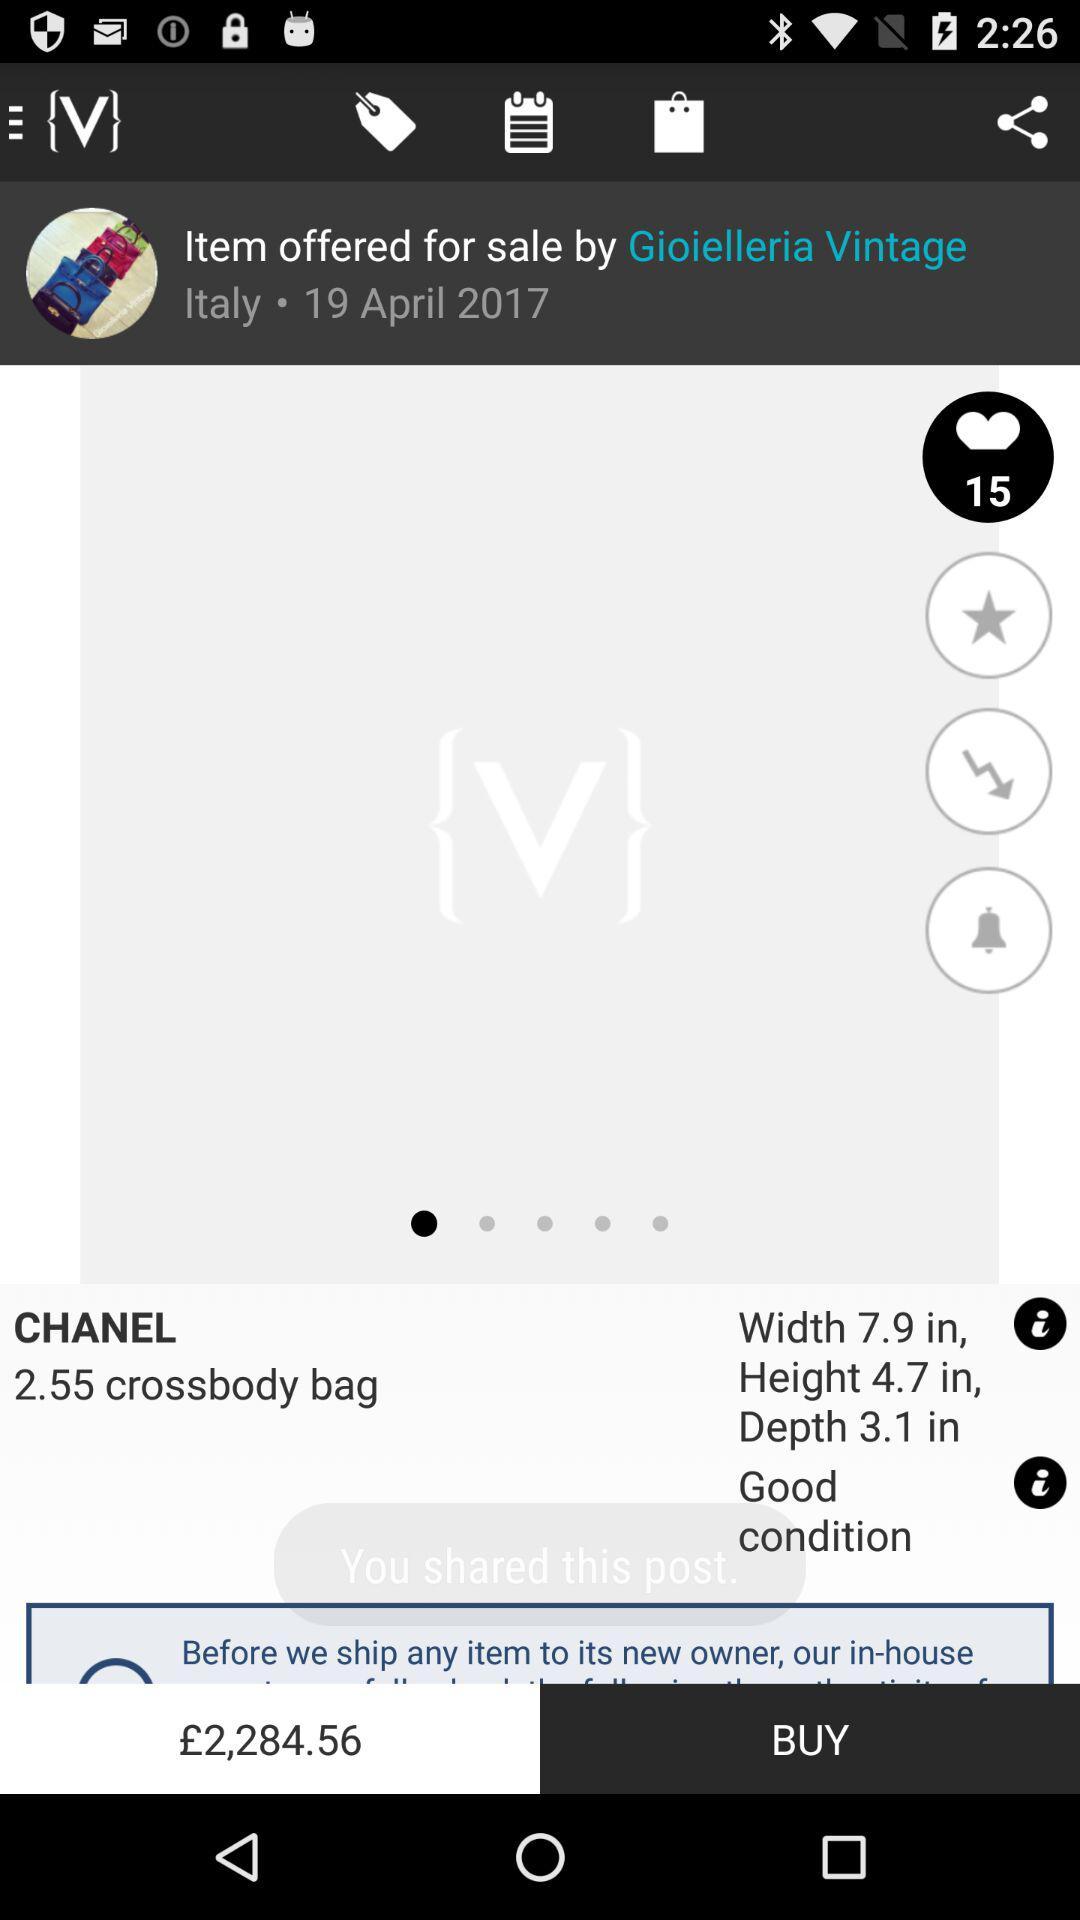 This screenshot has height=1920, width=1080. I want to click on the app above the width 7 9 app, so click(987, 928).